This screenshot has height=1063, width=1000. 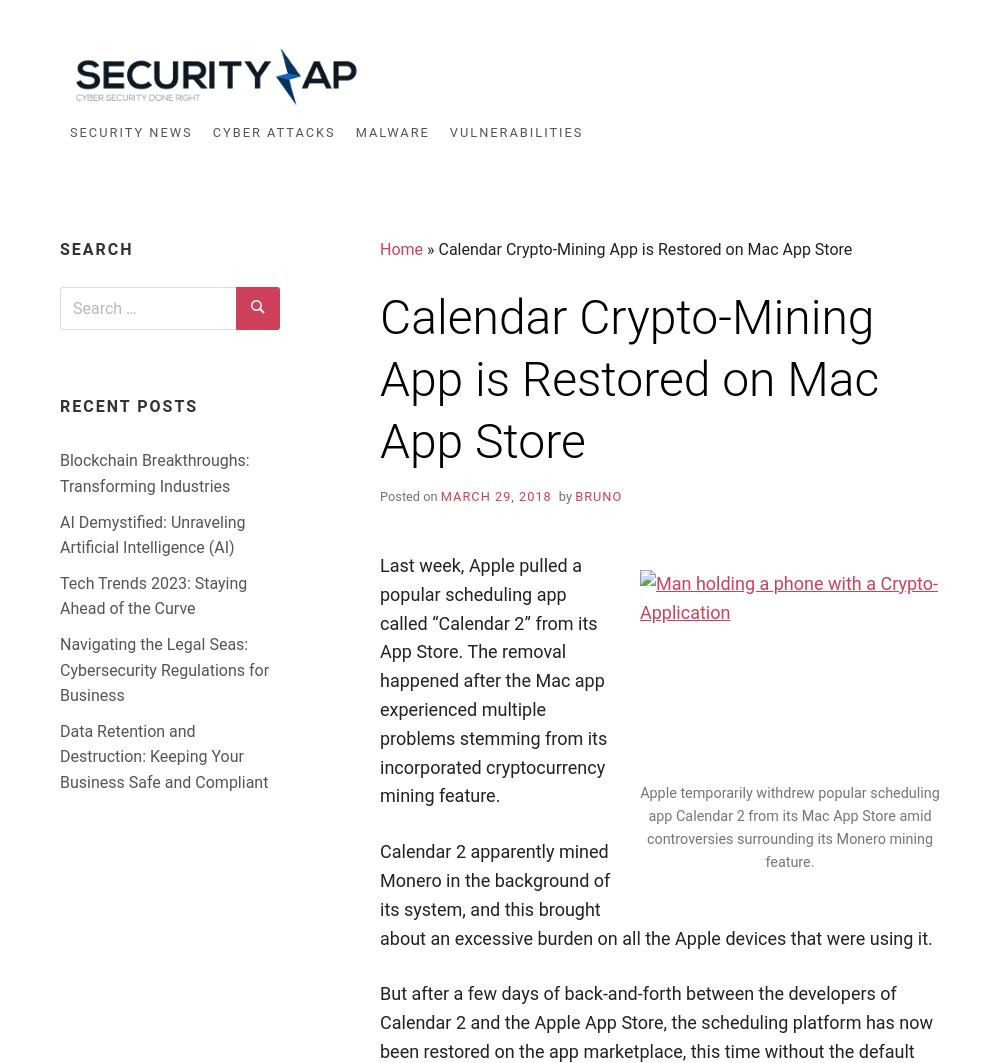 I want to click on 'Apple temporarily withdrew popular scheduling app Calendar 2 from its Mac App Store amid controversies surrounding its Monero mining feature.', so click(x=789, y=826).